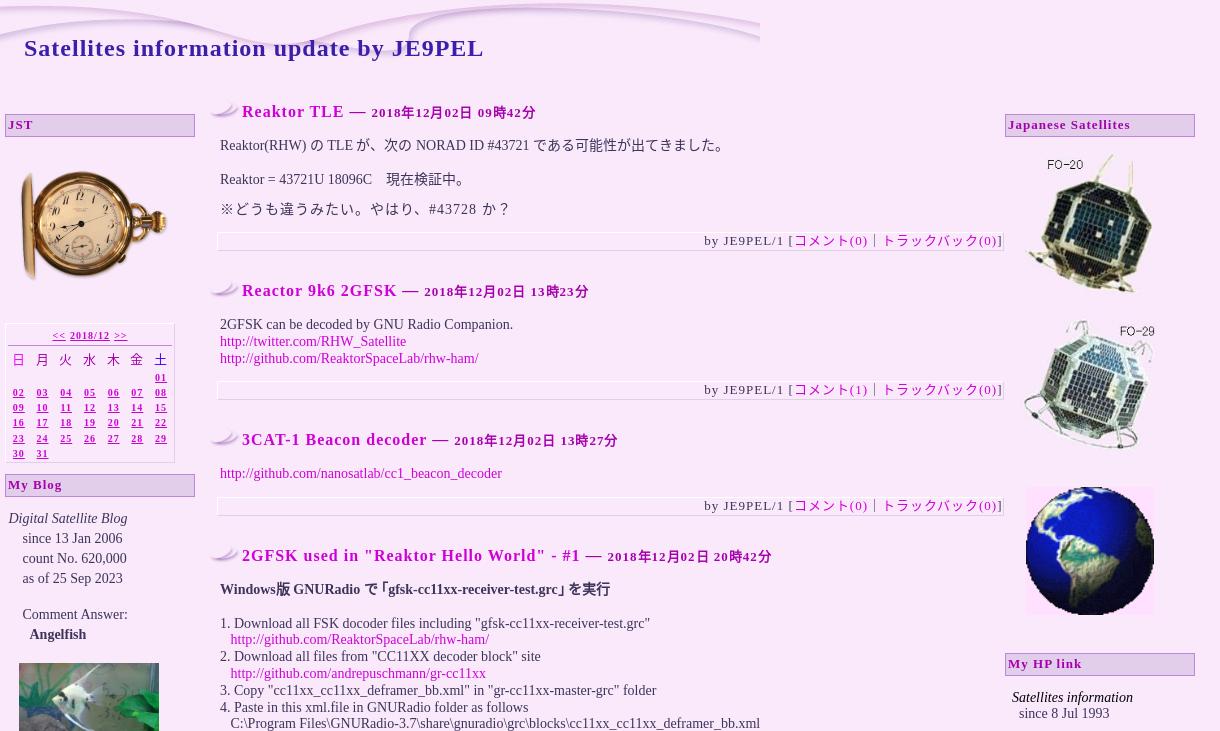 This screenshot has width=1220, height=731. What do you see at coordinates (505, 290) in the screenshot?
I see `'2018年12月02日 13時23分'` at bounding box center [505, 290].